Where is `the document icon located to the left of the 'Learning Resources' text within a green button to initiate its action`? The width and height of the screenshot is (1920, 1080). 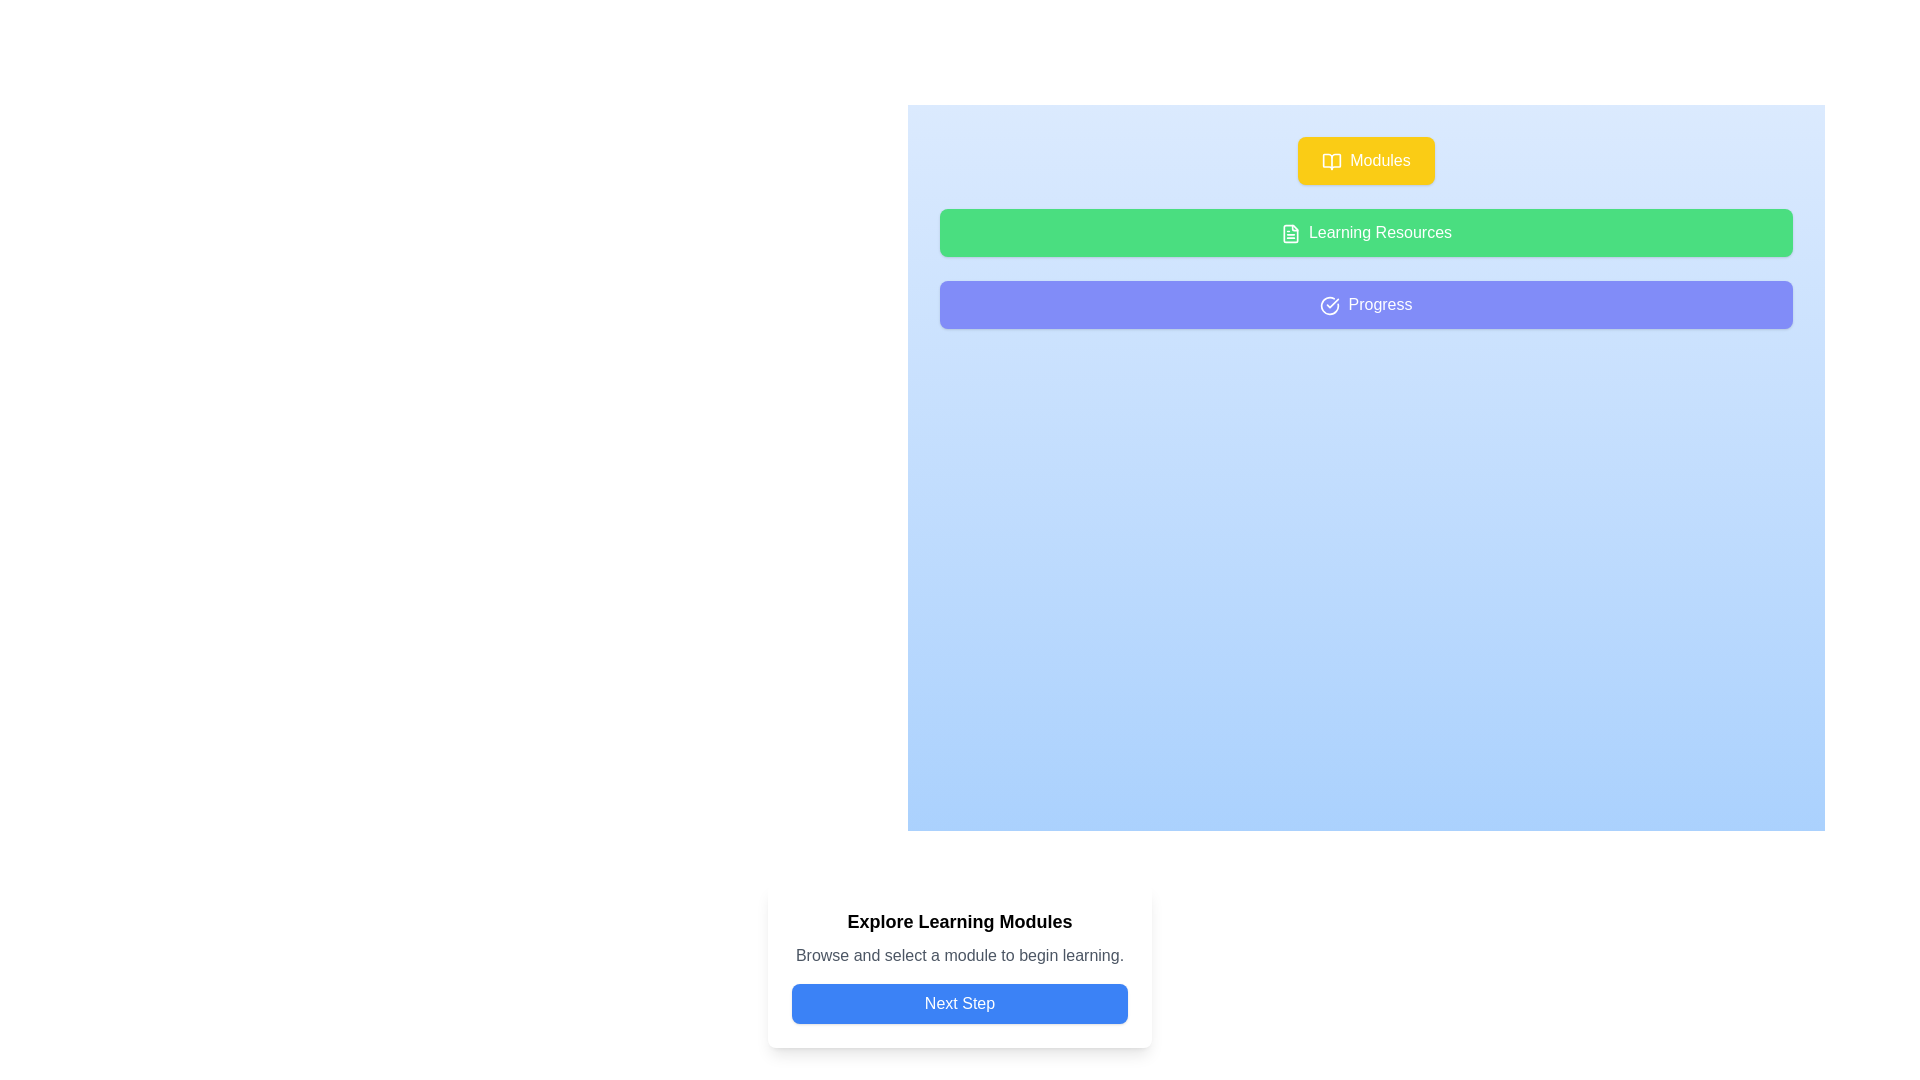 the document icon located to the left of the 'Learning Resources' text within a green button to initiate its action is located at coordinates (1290, 232).